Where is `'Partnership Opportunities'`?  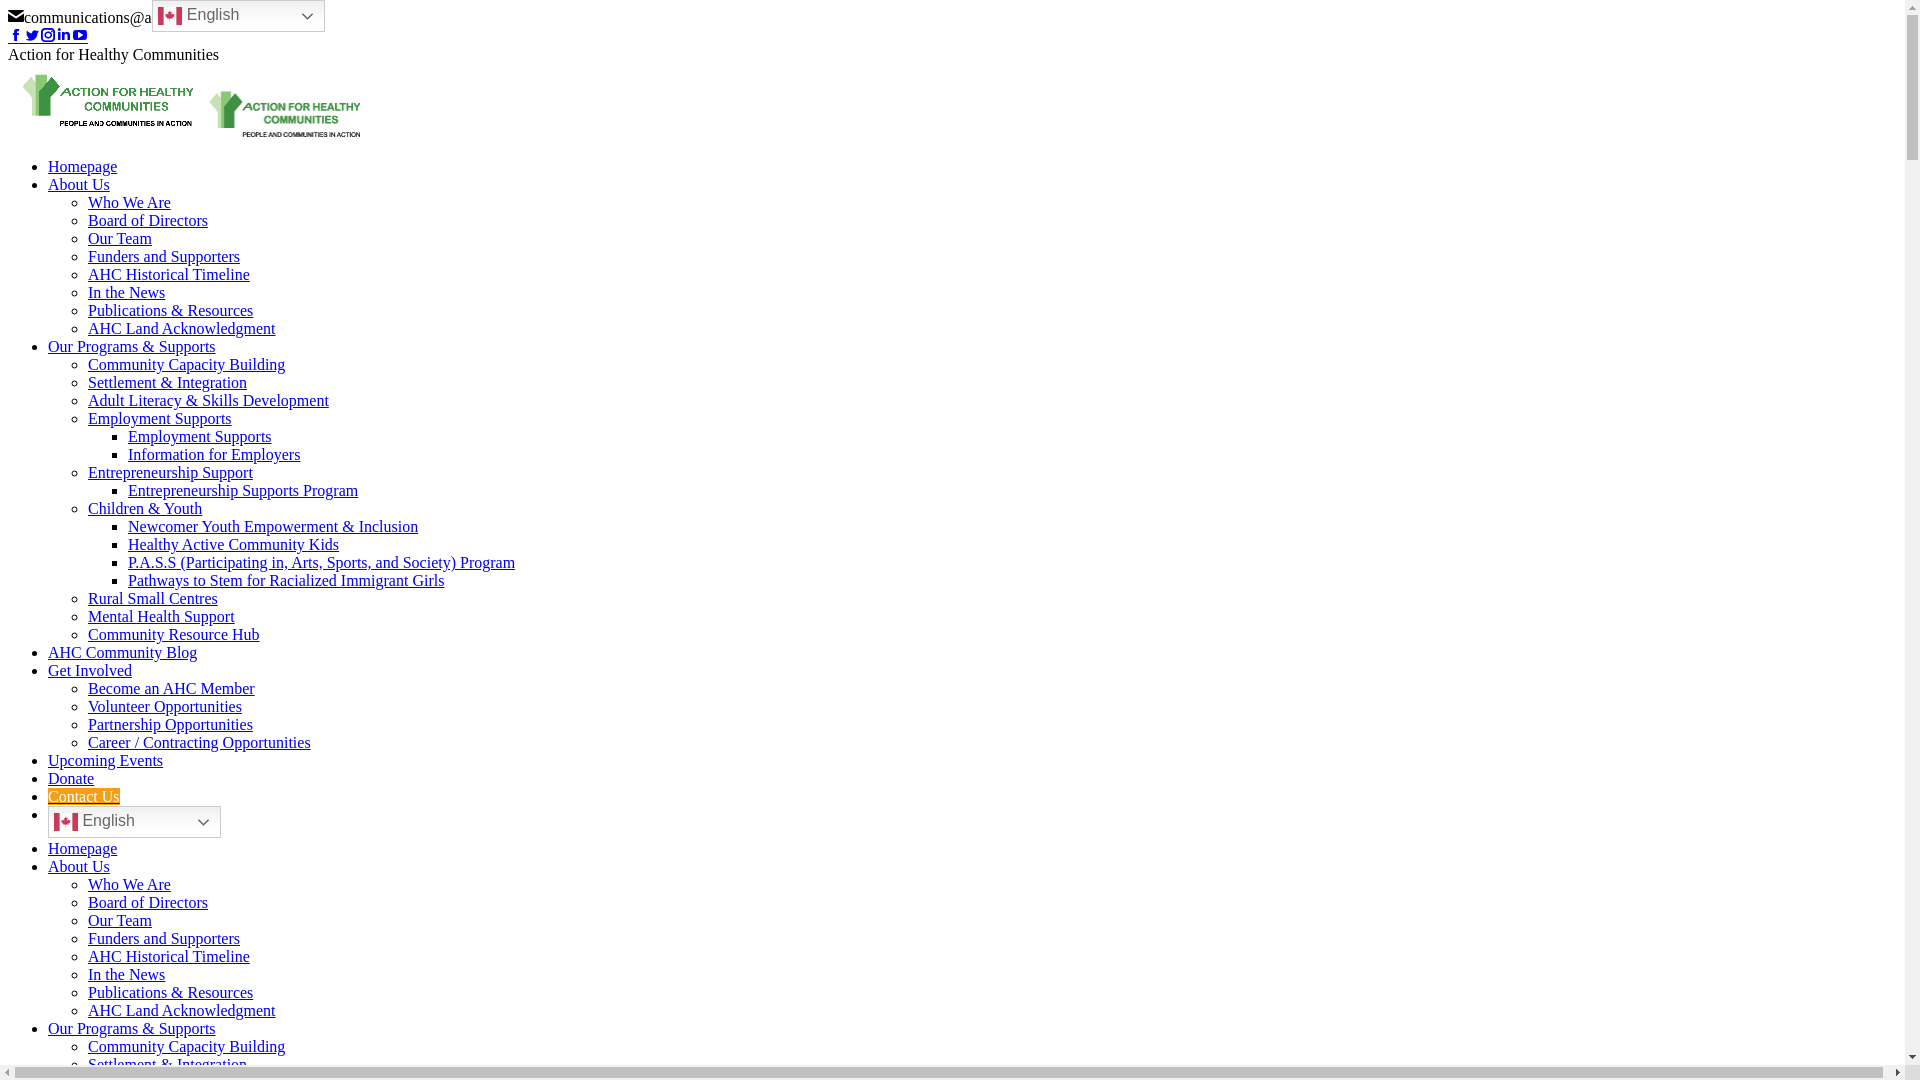 'Partnership Opportunities' is located at coordinates (170, 724).